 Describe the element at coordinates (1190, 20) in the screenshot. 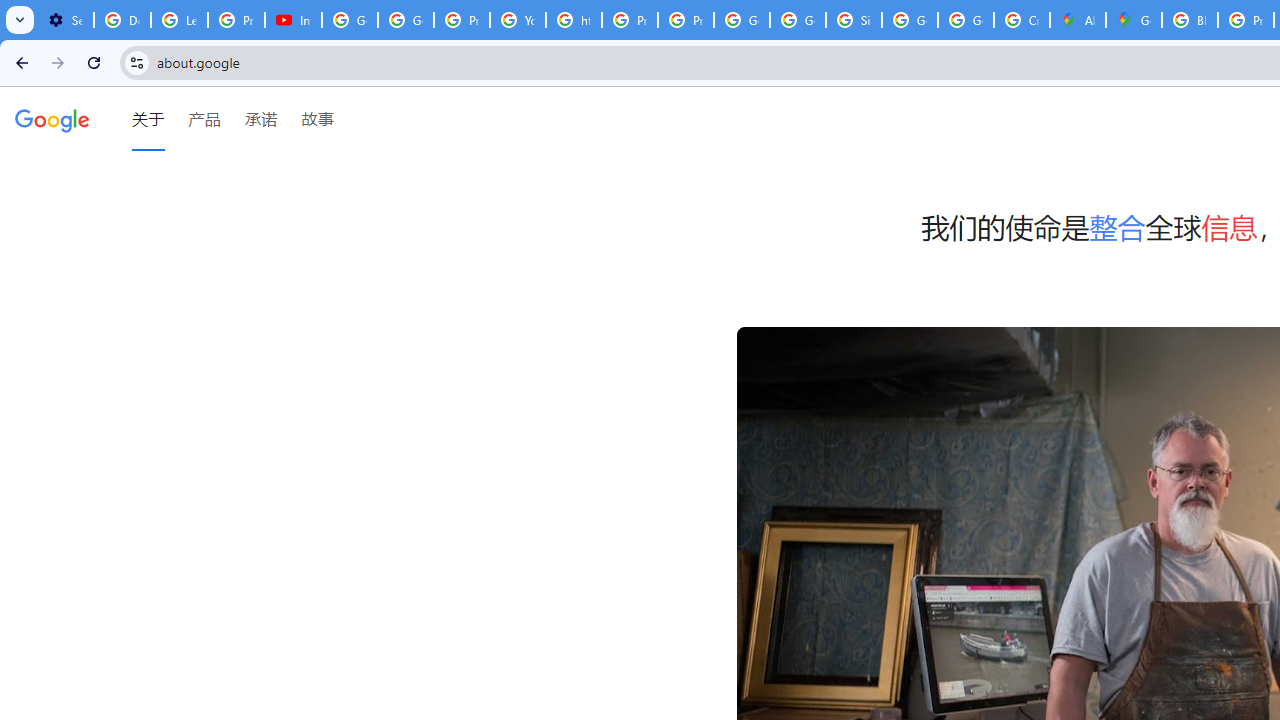

I see `'Blogger Policies and Guidelines - Transparency Center'` at that location.